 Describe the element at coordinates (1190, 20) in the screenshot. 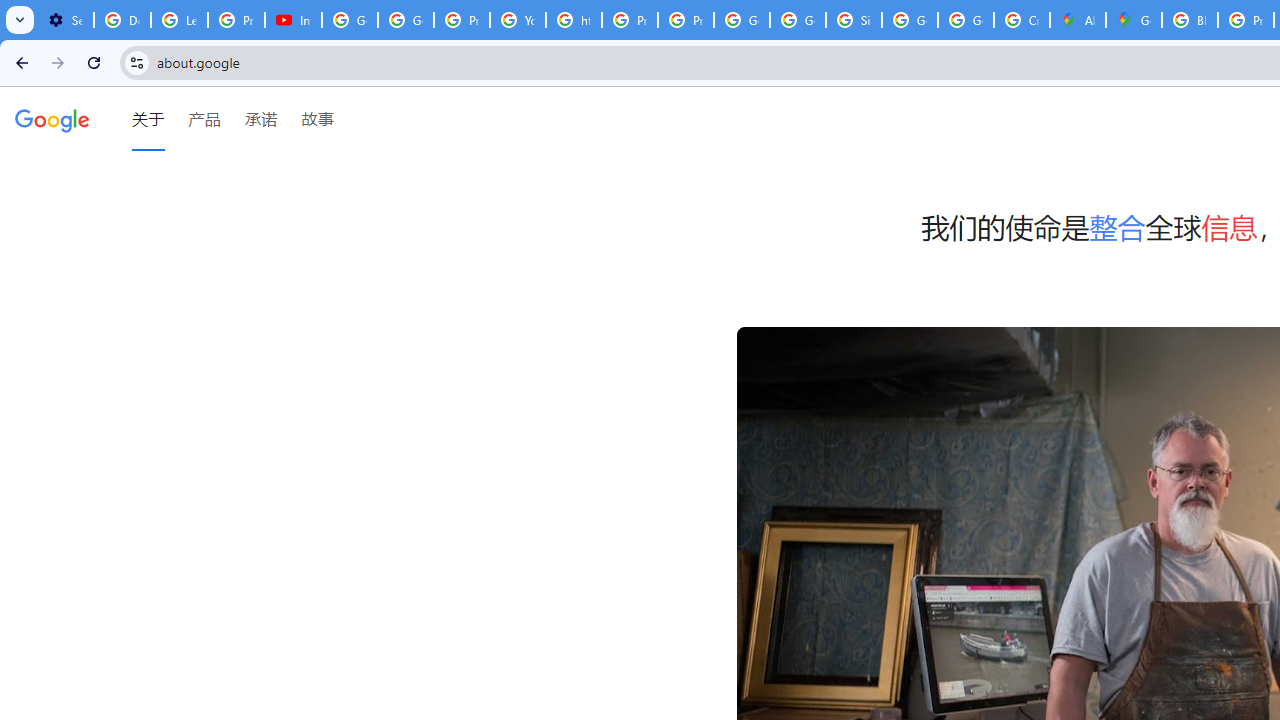

I see `'Blogger Policies and Guidelines - Transparency Center'` at that location.